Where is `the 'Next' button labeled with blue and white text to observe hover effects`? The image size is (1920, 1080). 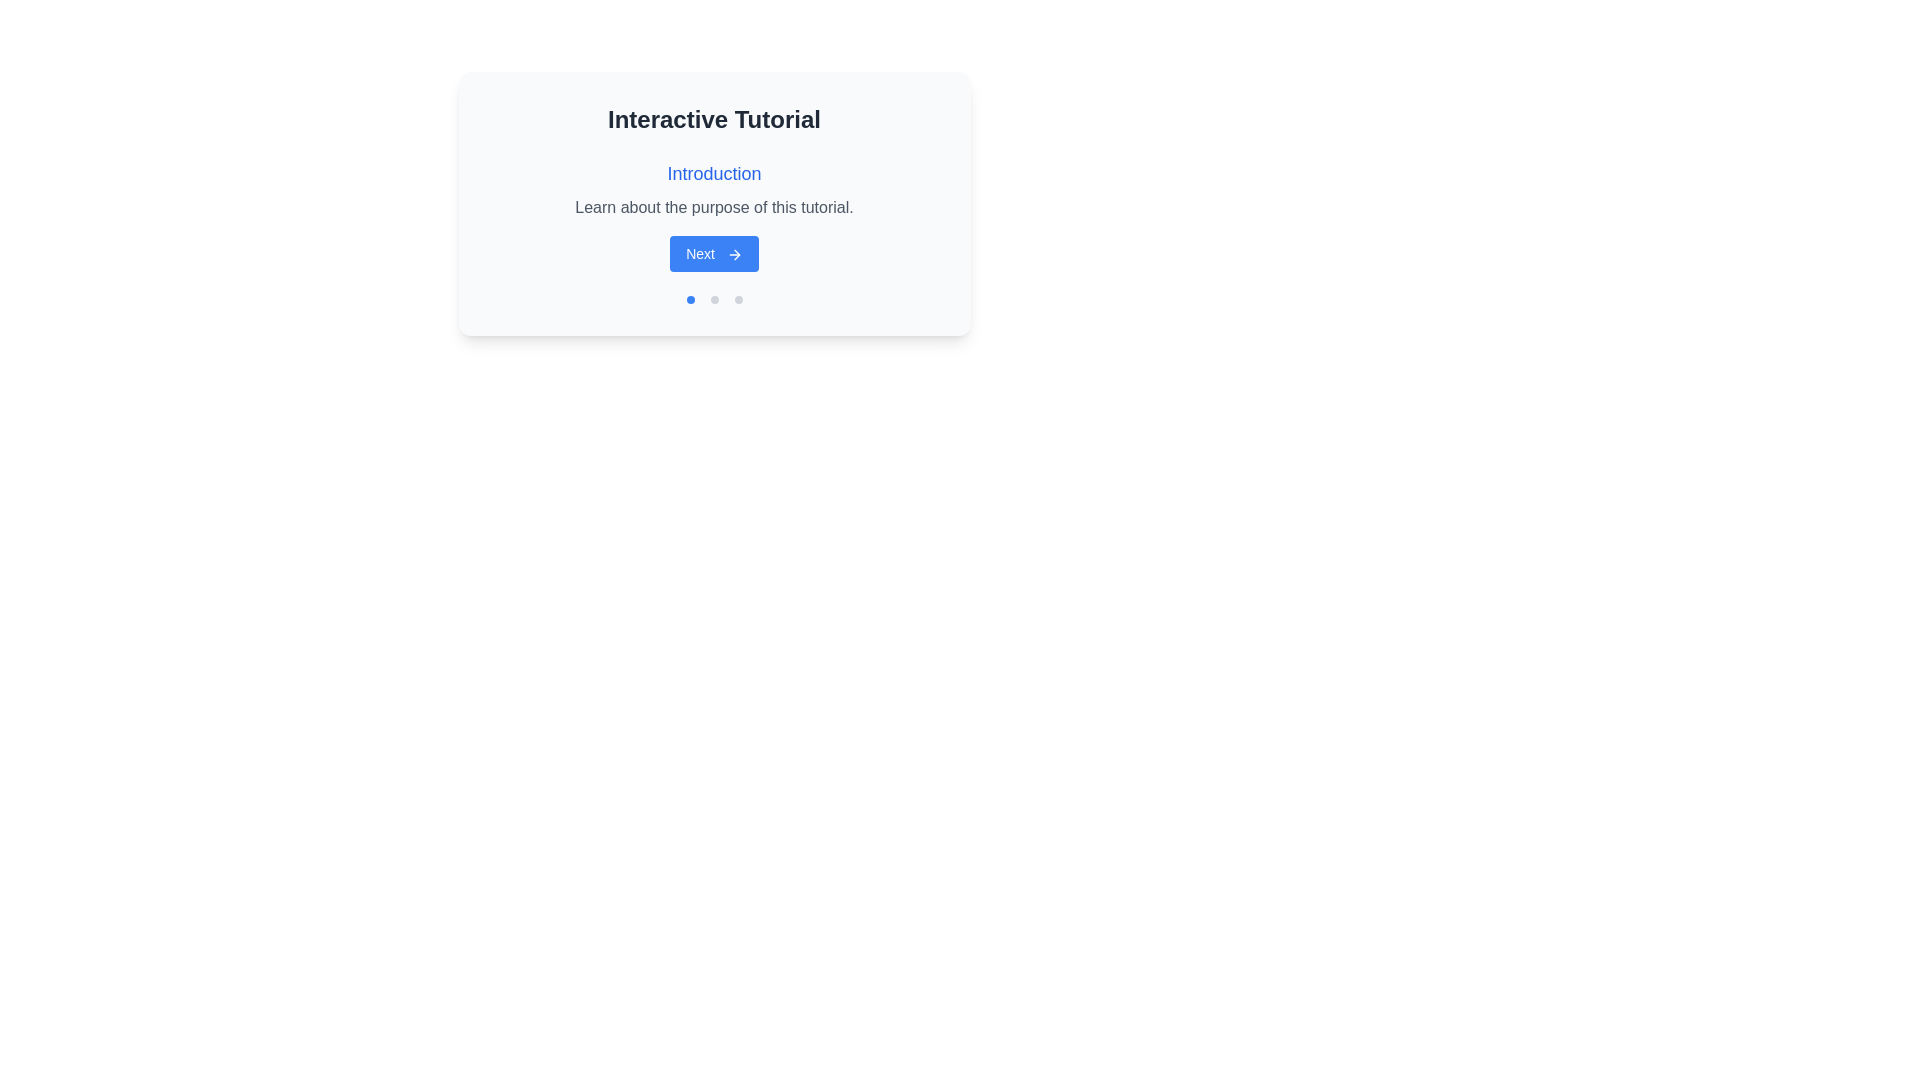
the 'Next' button labeled with blue and white text to observe hover effects is located at coordinates (714, 216).